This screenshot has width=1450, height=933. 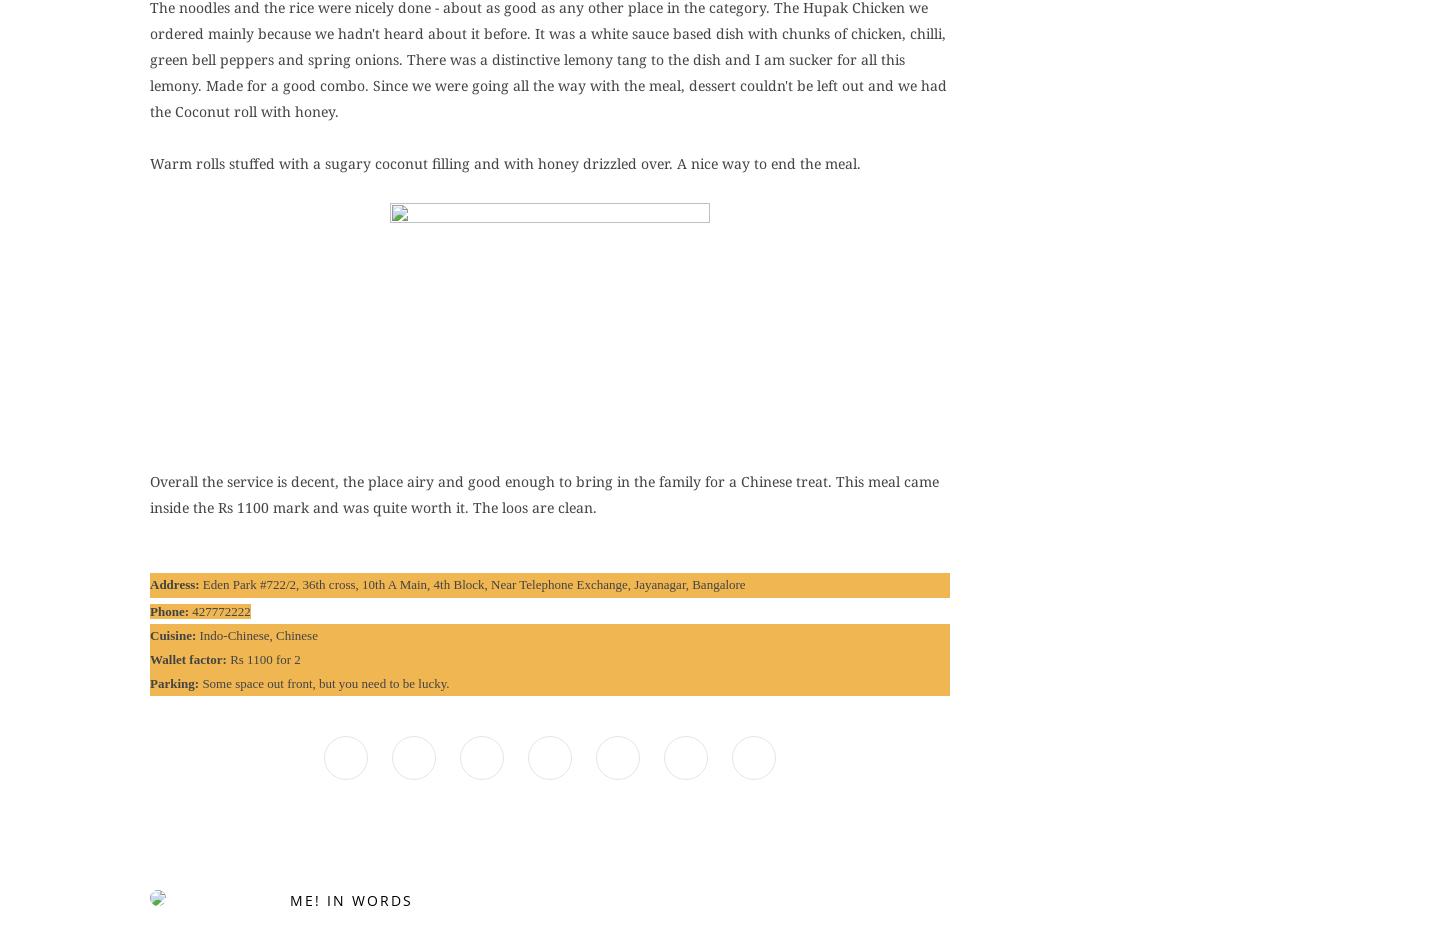 I want to click on 'Some space out front, but you need to be lucky.', so click(x=325, y=683).